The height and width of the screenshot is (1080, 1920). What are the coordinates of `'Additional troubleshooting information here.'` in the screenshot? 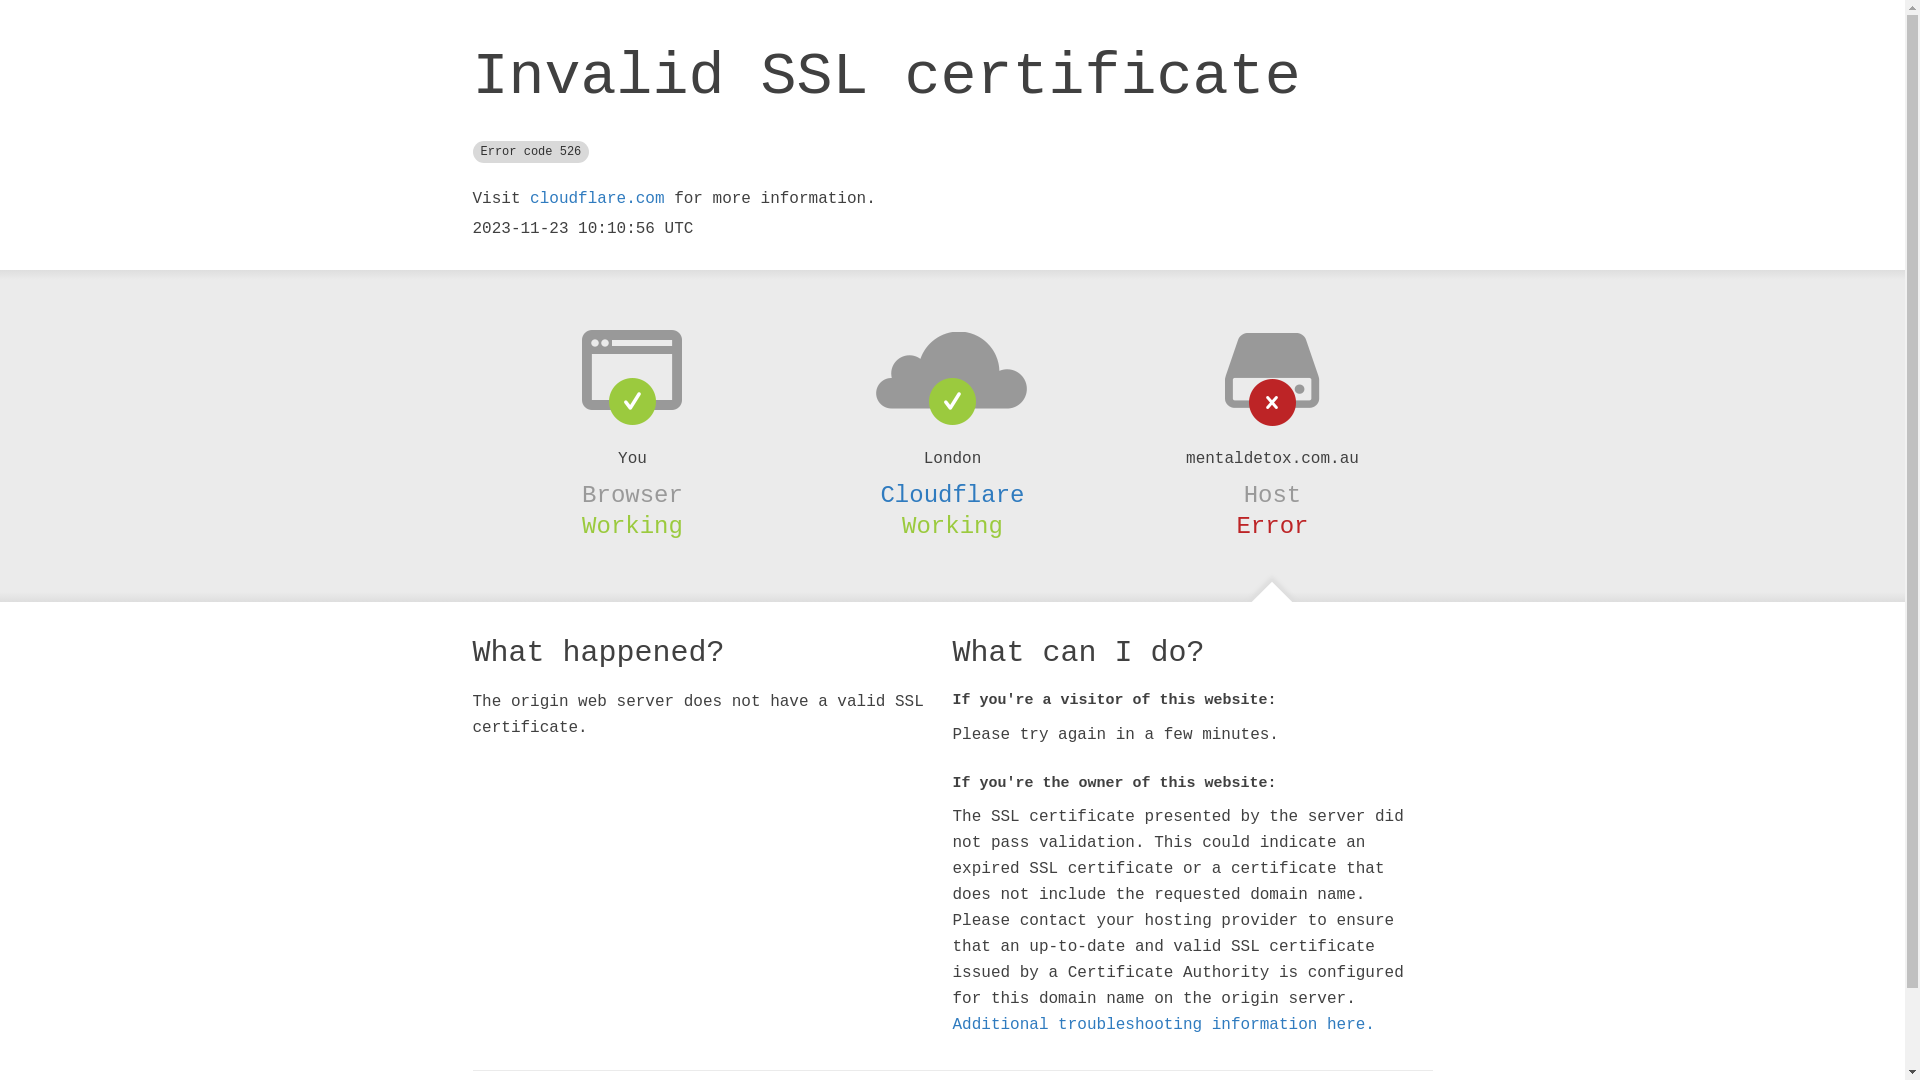 It's located at (1162, 1025).